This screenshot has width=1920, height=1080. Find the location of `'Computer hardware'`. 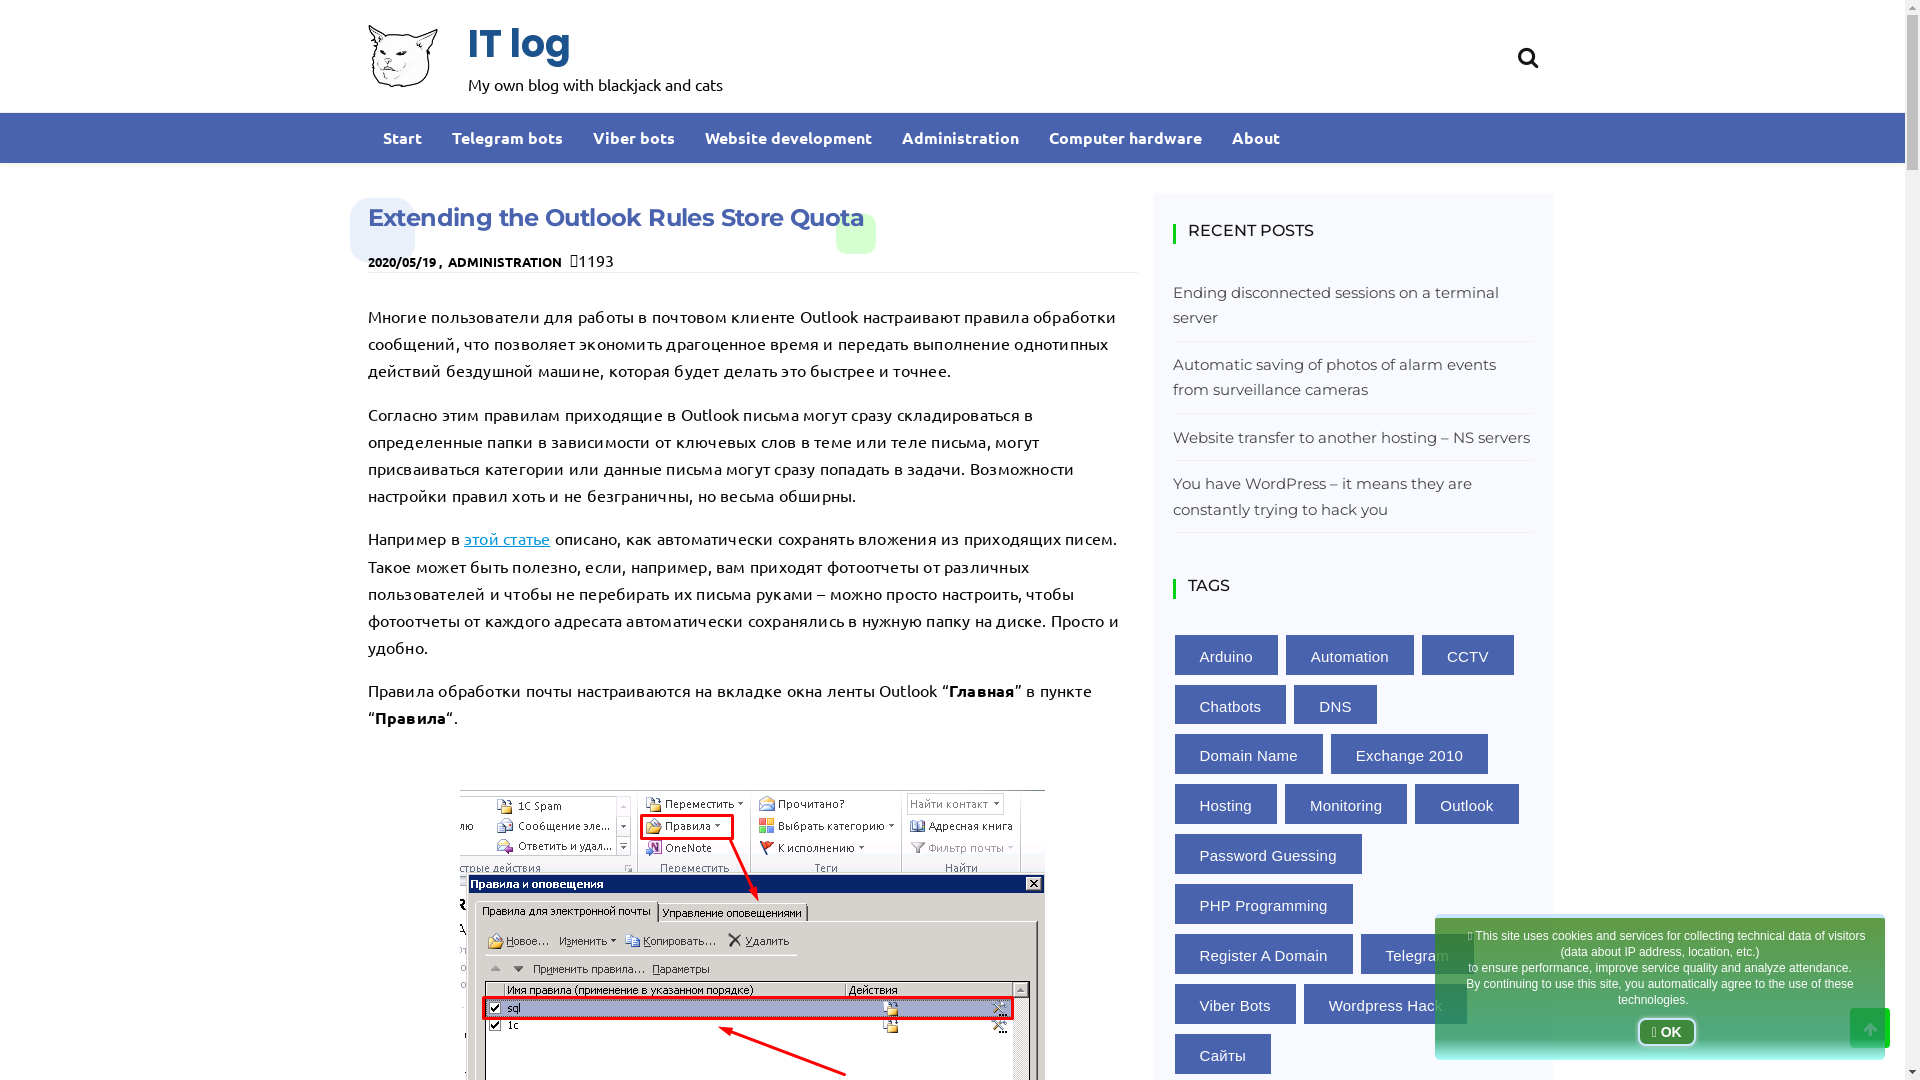

'Computer hardware' is located at coordinates (1033, 137).